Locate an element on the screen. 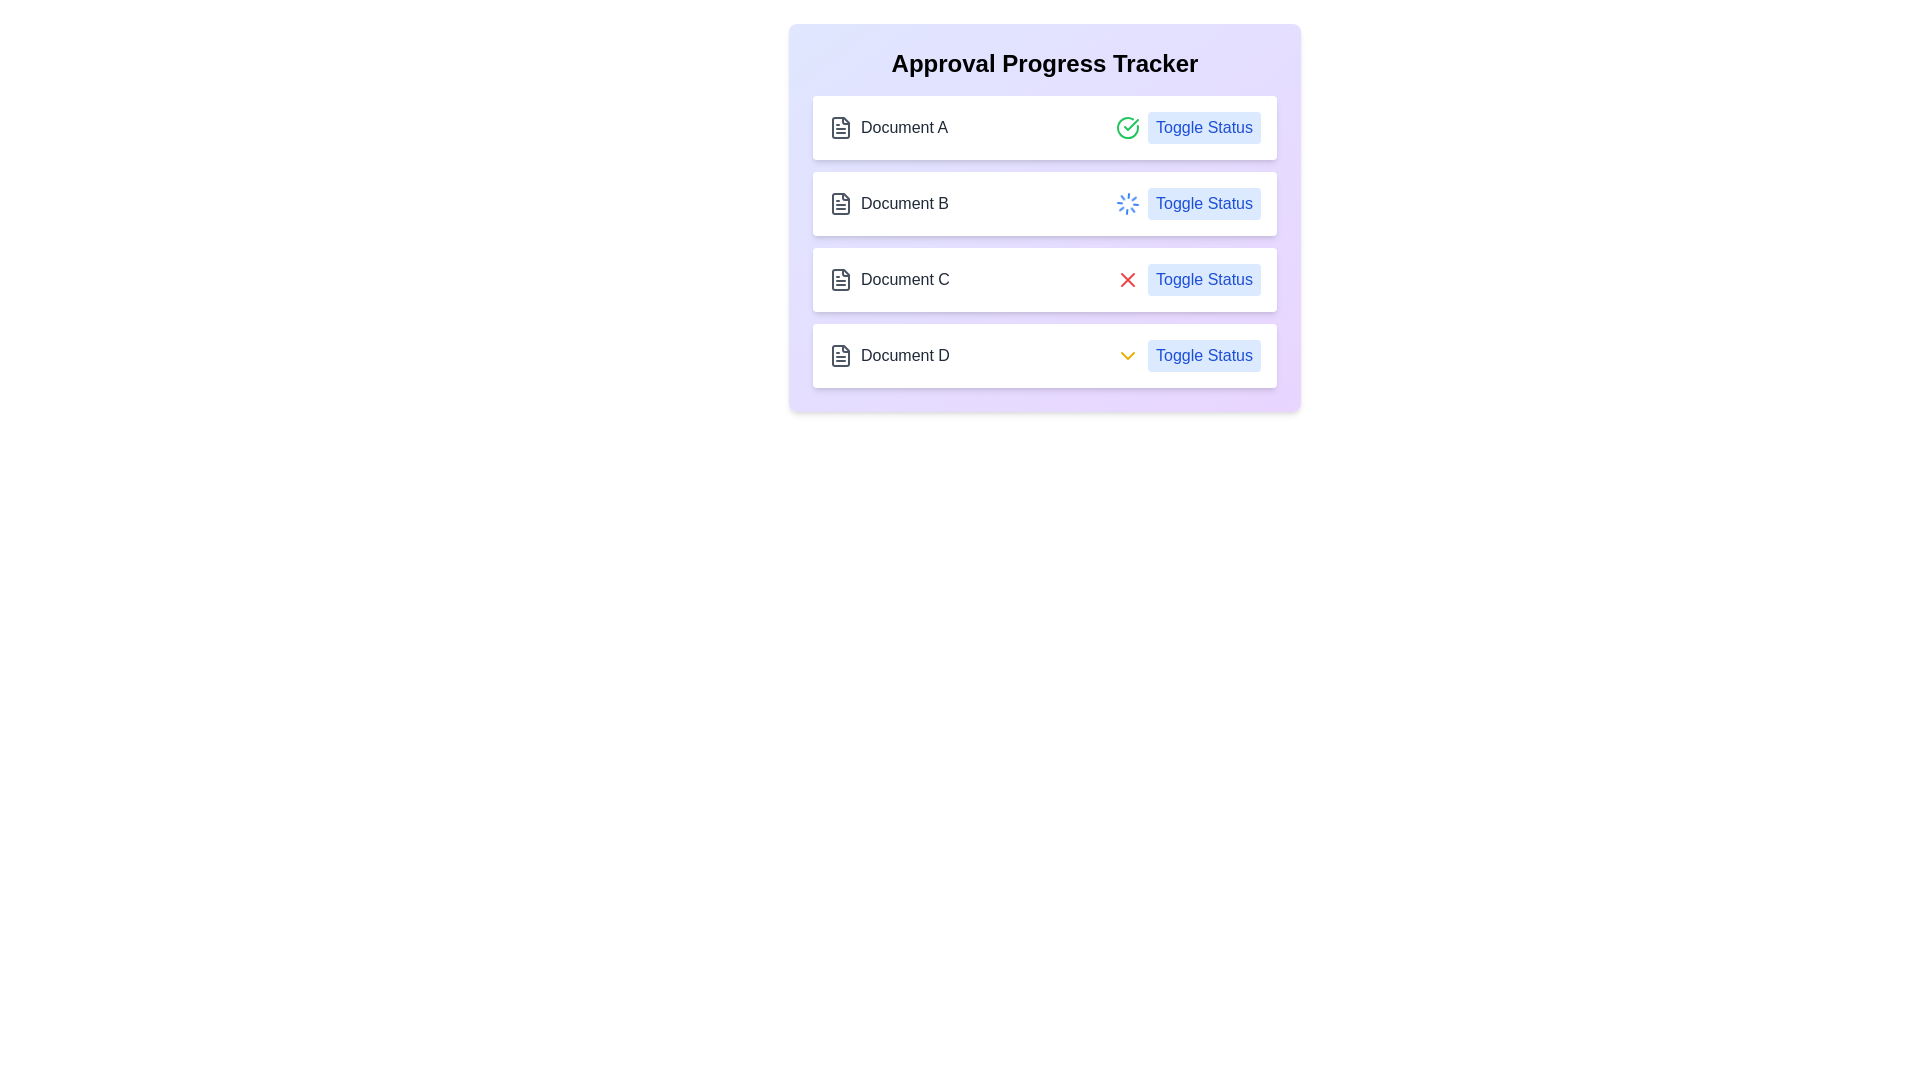  the 'Toggle Status' button with a light blue background and rounded corners located beside the green check icon in the 'Approval Progress Tracker' for 'Document A' is located at coordinates (1188, 127).